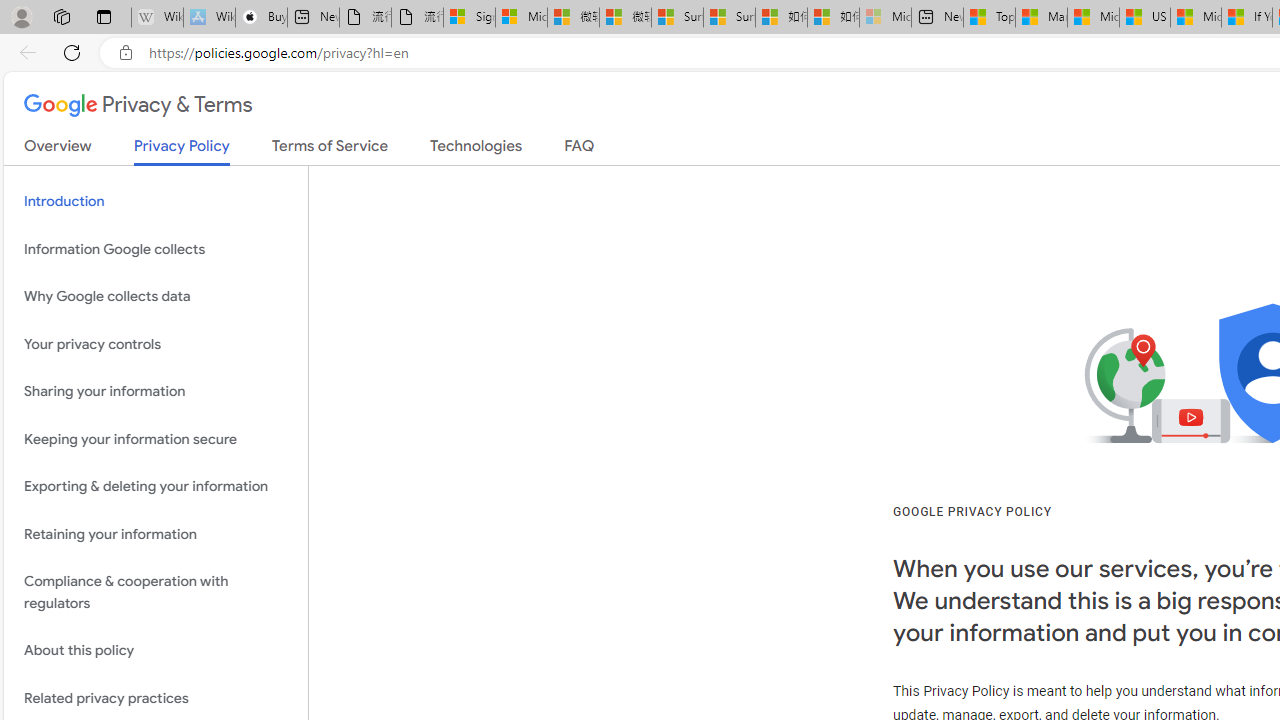  I want to click on 'Keeping your information secure', so click(155, 438).